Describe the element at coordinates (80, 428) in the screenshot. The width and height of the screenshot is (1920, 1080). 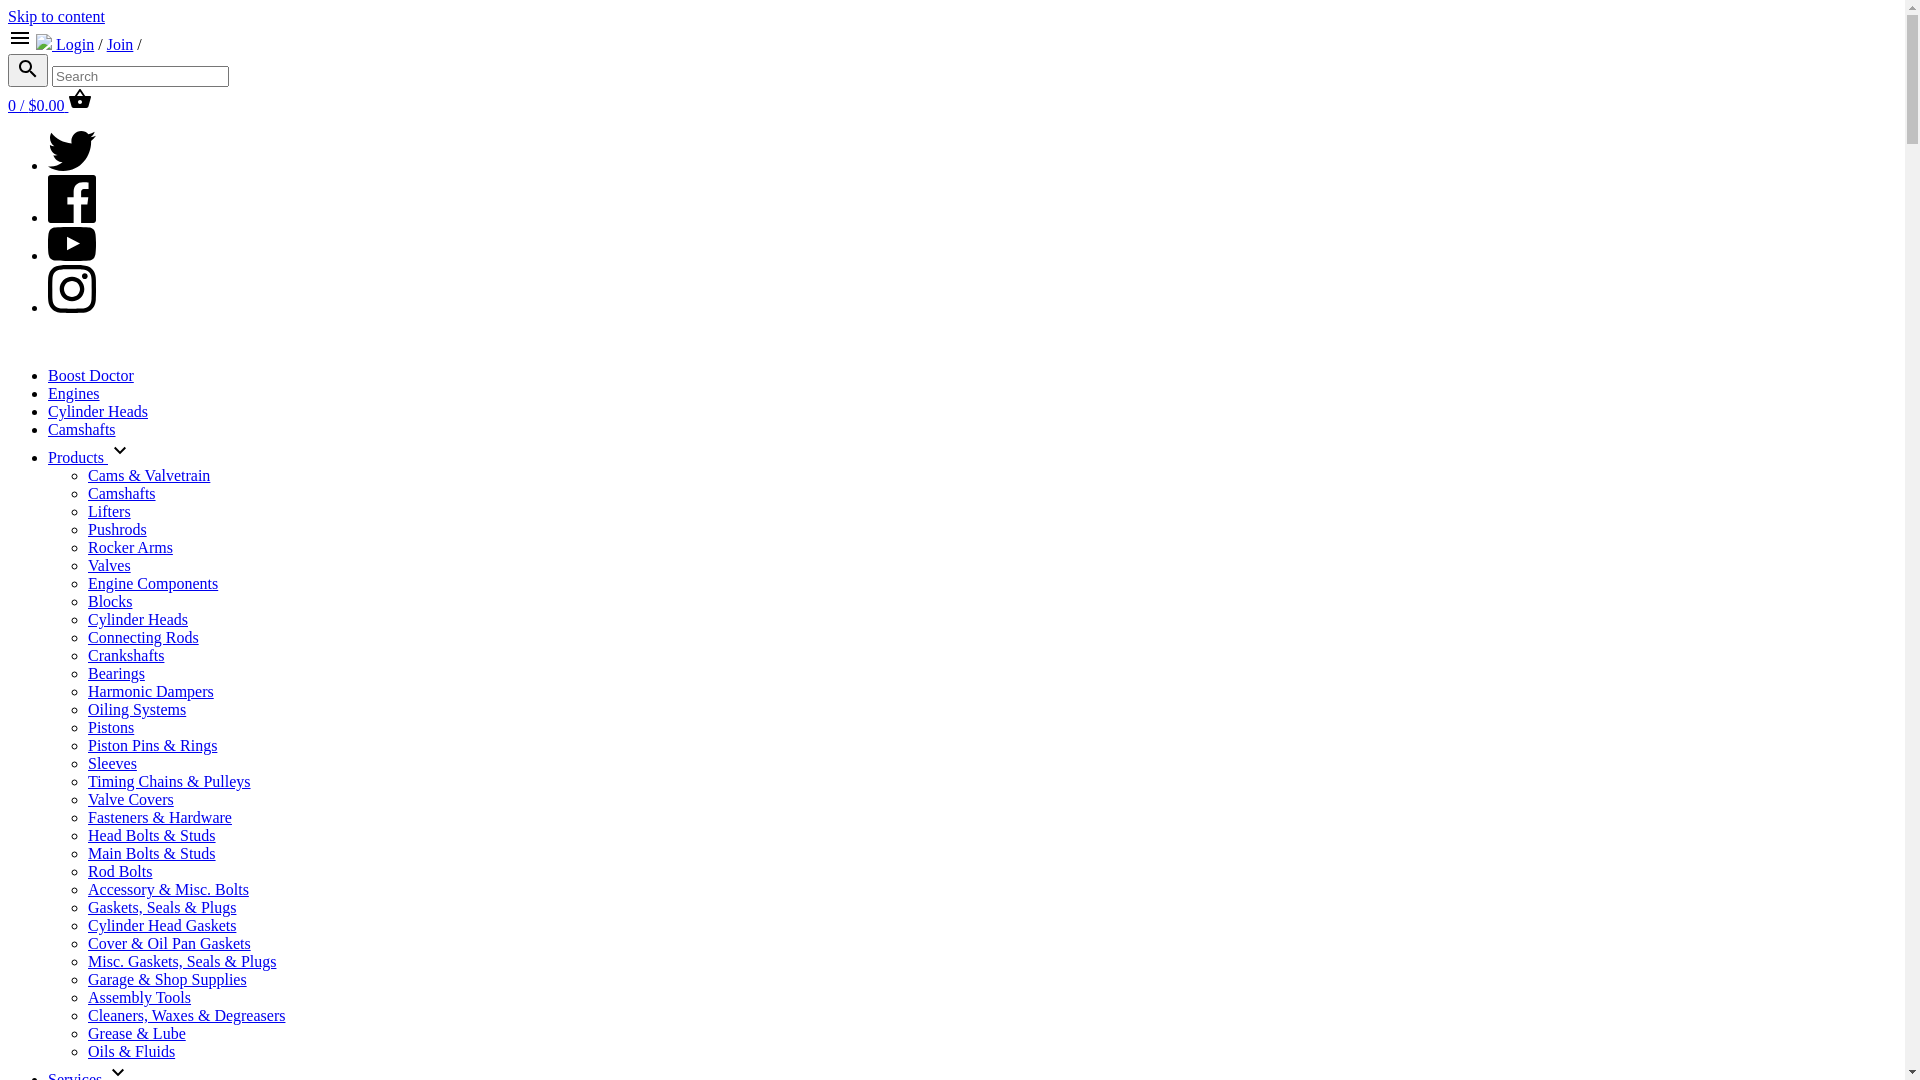
I see `'Camshafts'` at that location.